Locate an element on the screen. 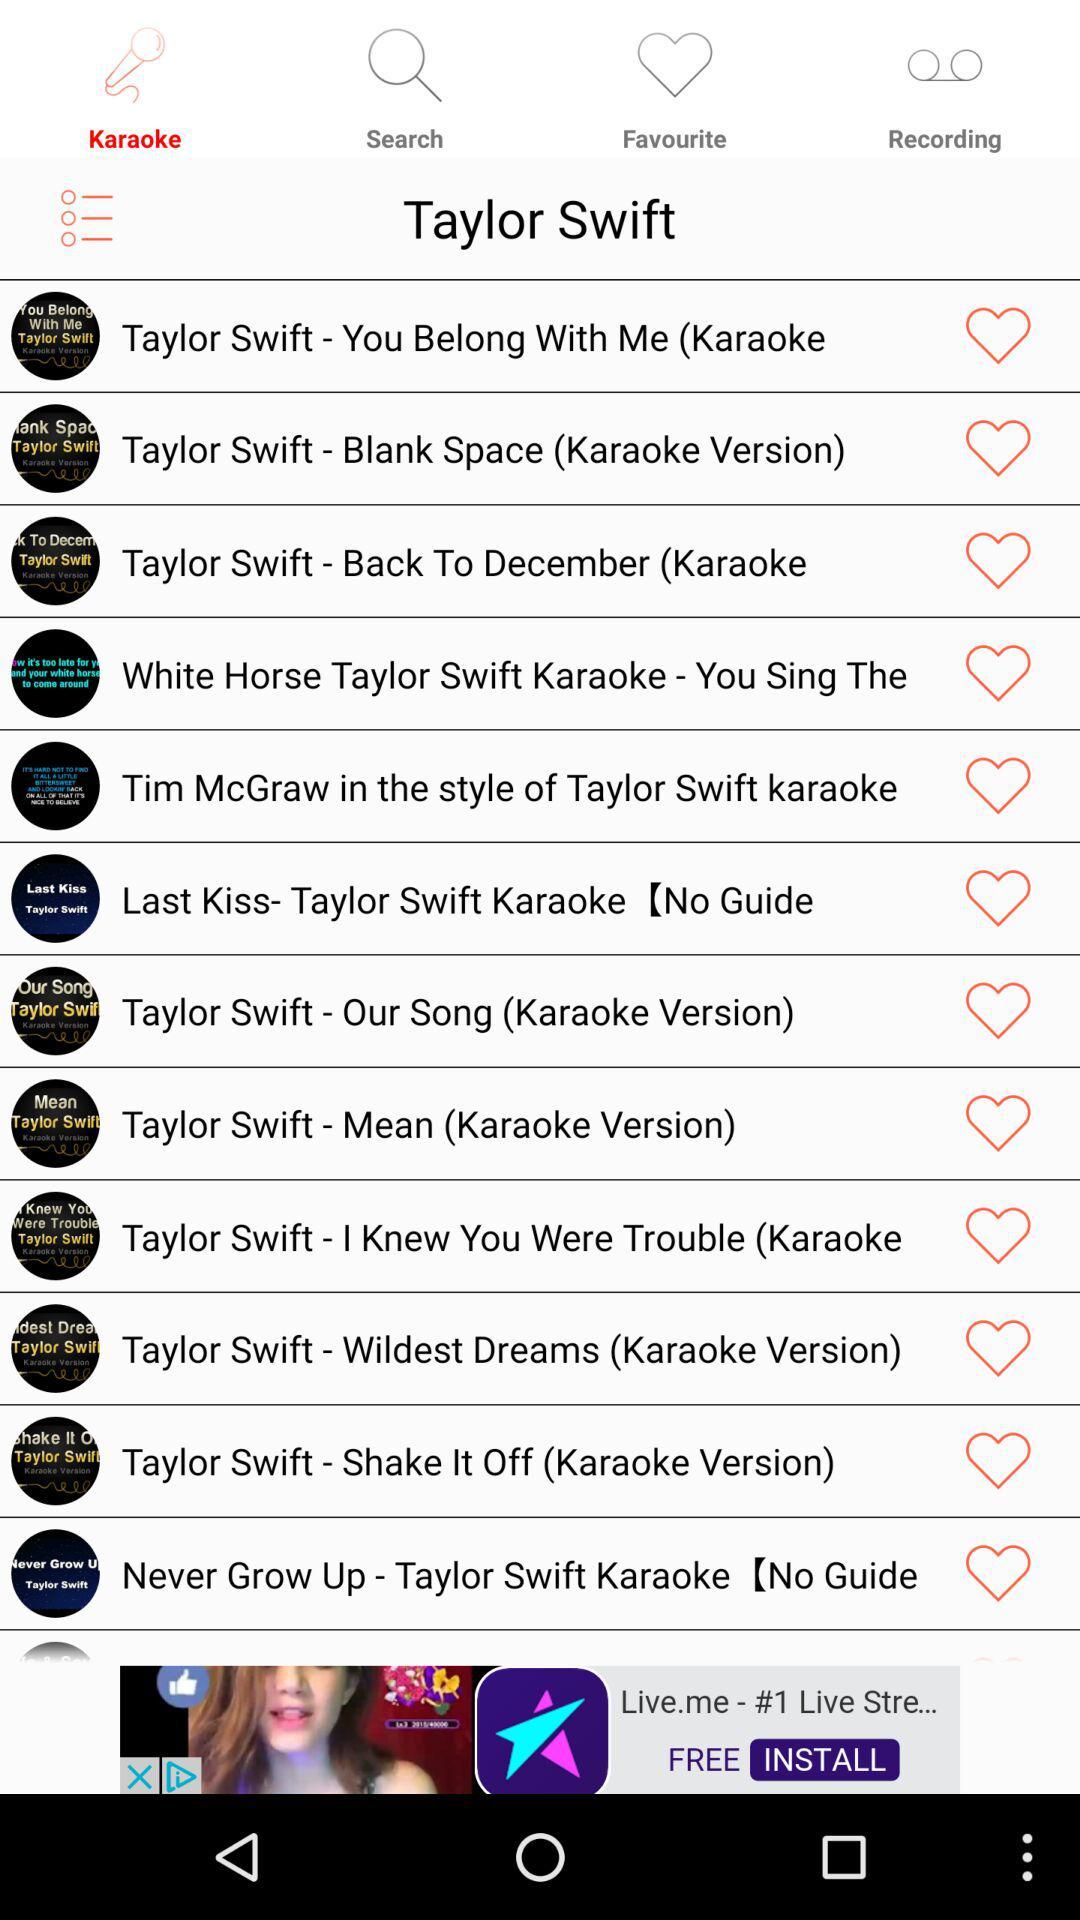 The image size is (1080, 1920). like the page is located at coordinates (998, 1235).